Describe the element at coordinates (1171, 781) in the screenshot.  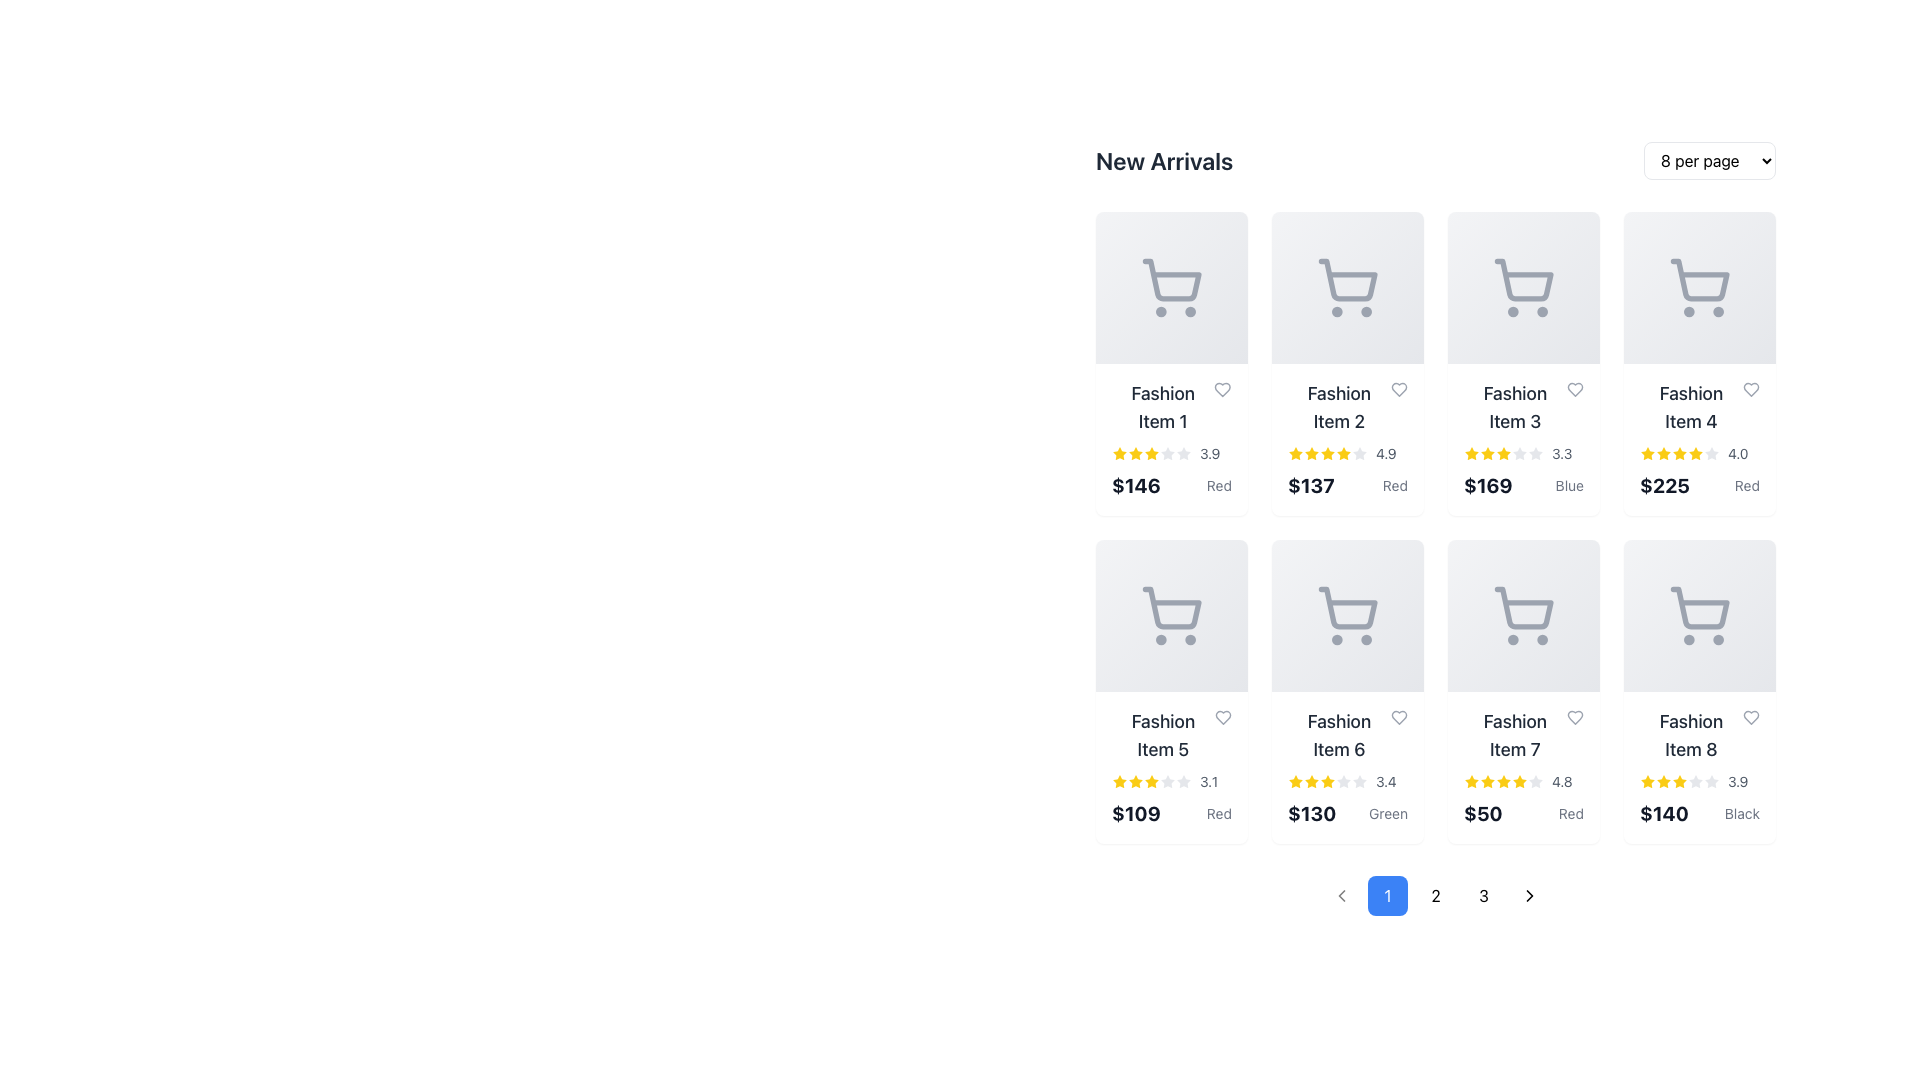
I see `the Rating component displaying stars and the textual rating value for 'Fashion Item 5'` at that location.